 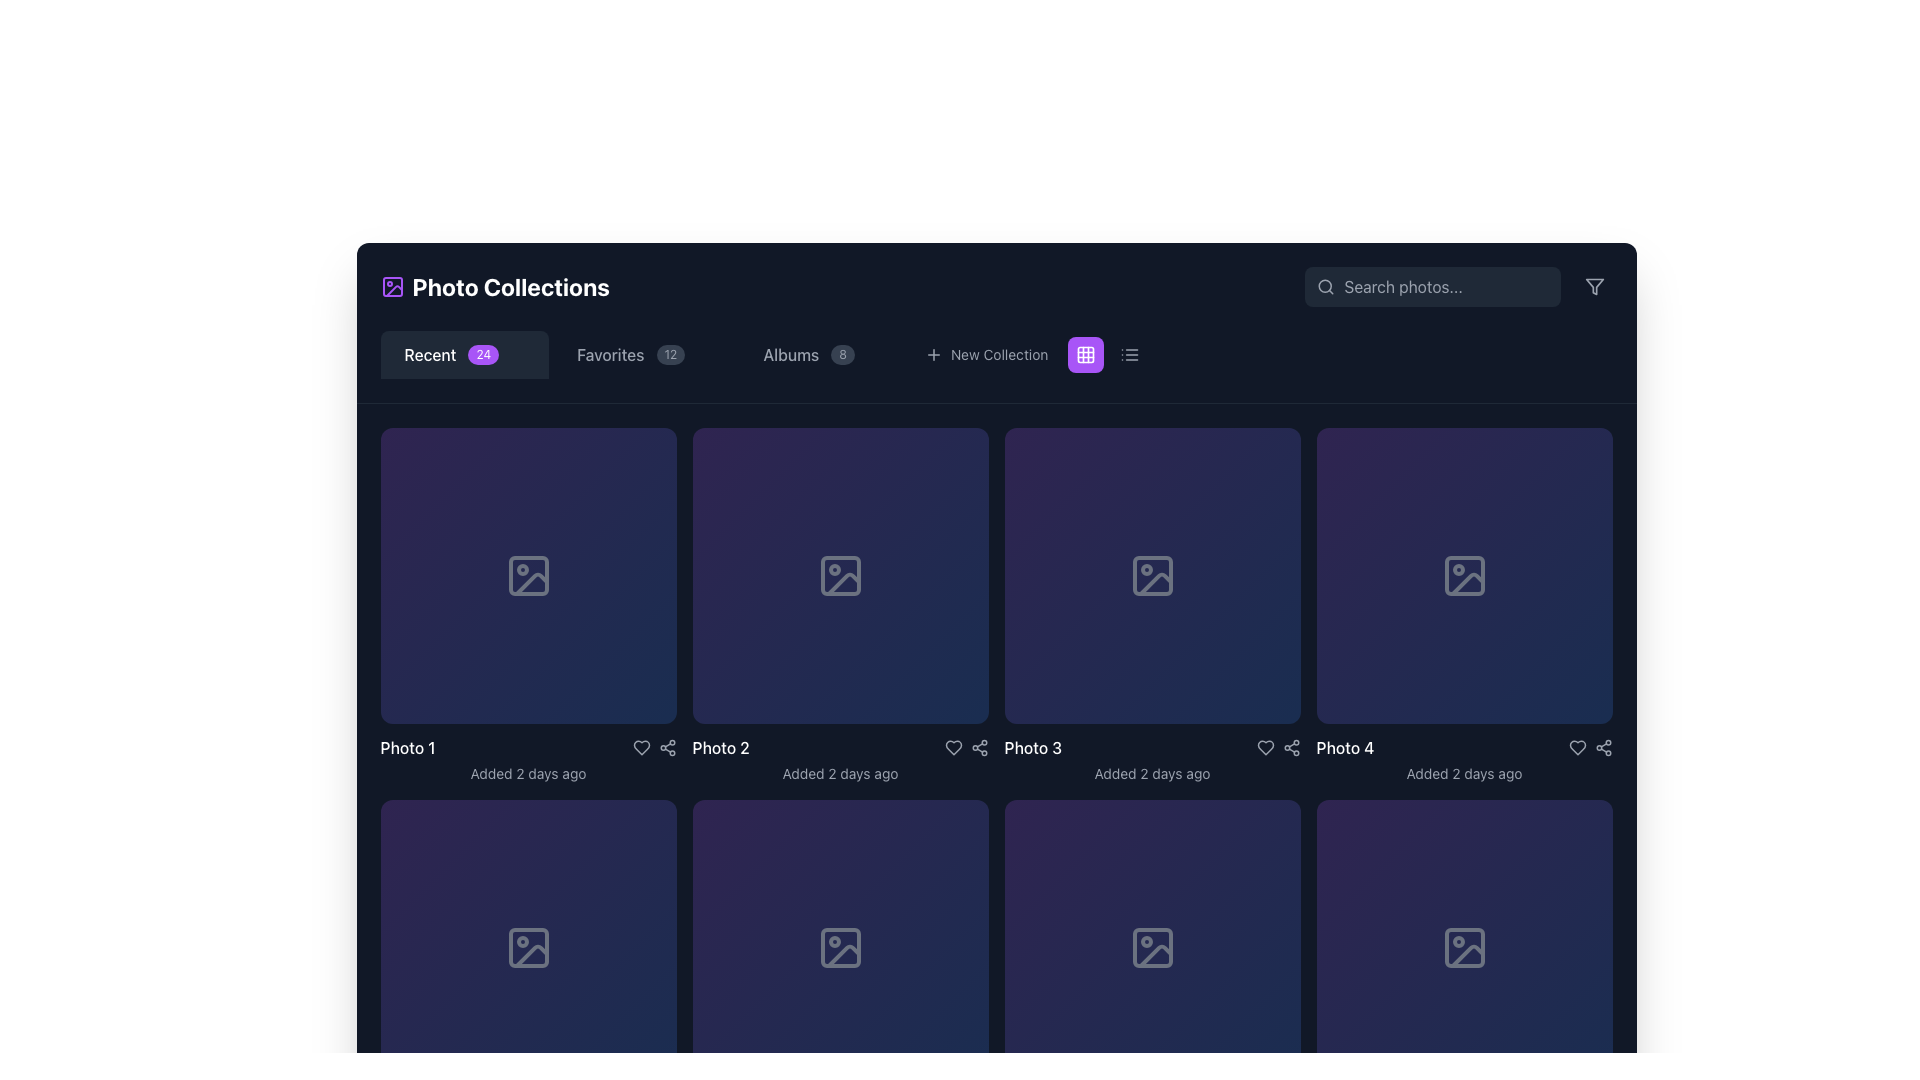 What do you see at coordinates (1589, 748) in the screenshot?
I see `the group of interactive icons at the bottom-right corner of the 'Photo 4' panel` at bounding box center [1589, 748].